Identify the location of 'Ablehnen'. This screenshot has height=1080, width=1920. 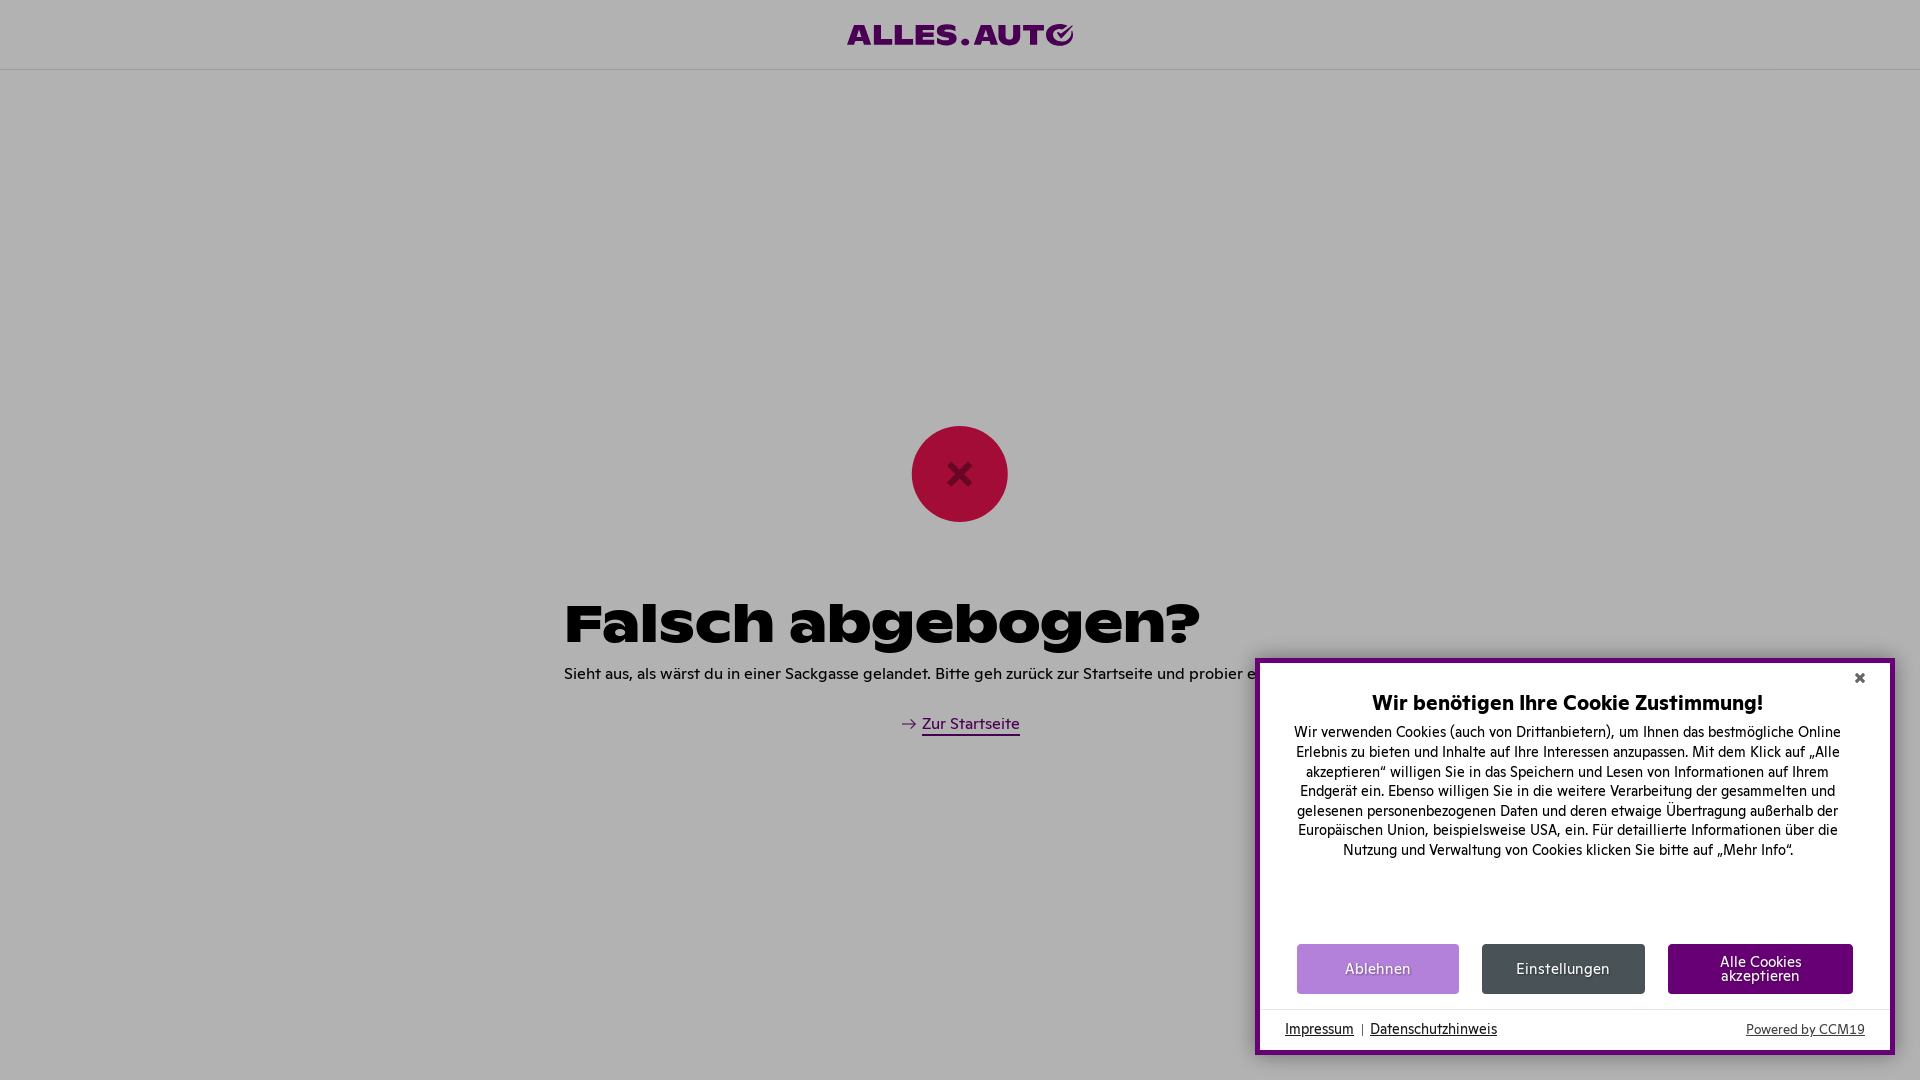
(1376, 967).